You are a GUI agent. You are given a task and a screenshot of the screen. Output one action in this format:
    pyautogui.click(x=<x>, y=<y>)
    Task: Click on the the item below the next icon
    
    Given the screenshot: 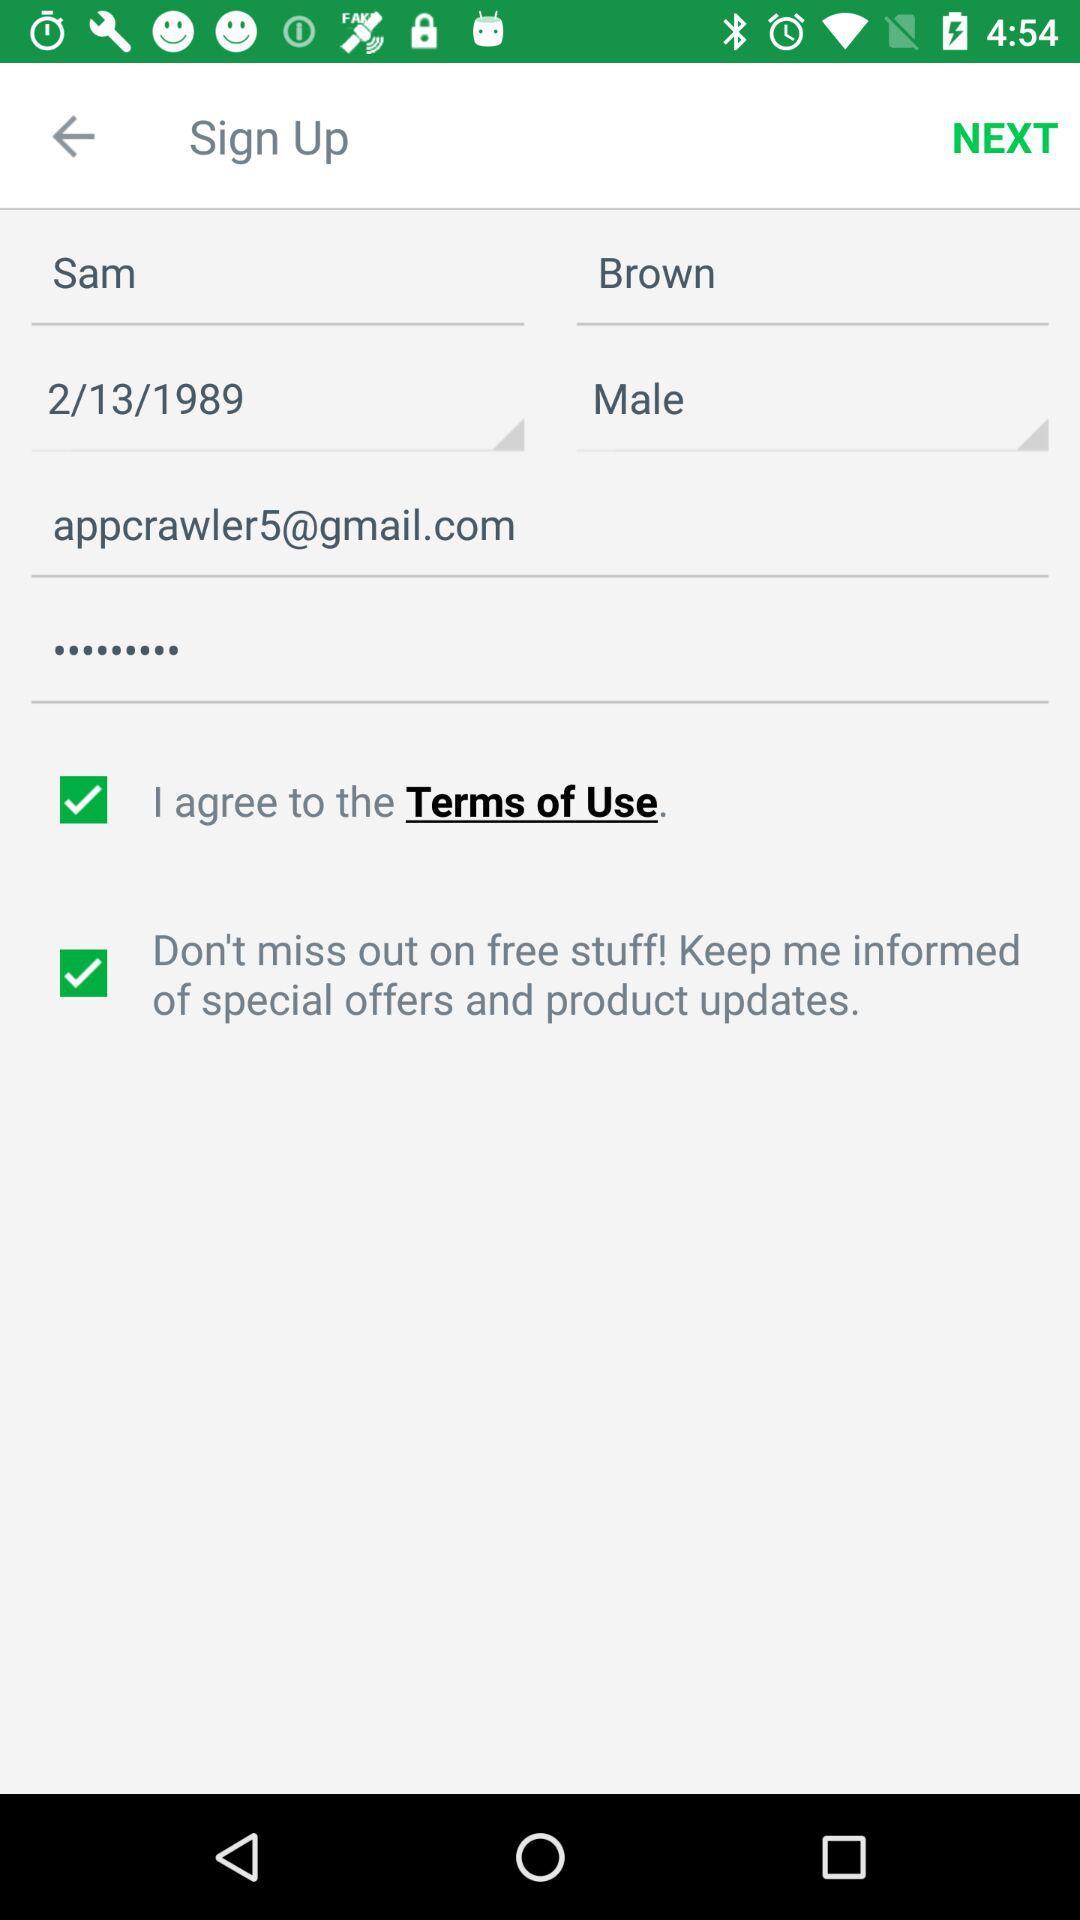 What is the action you would take?
    pyautogui.click(x=812, y=272)
    